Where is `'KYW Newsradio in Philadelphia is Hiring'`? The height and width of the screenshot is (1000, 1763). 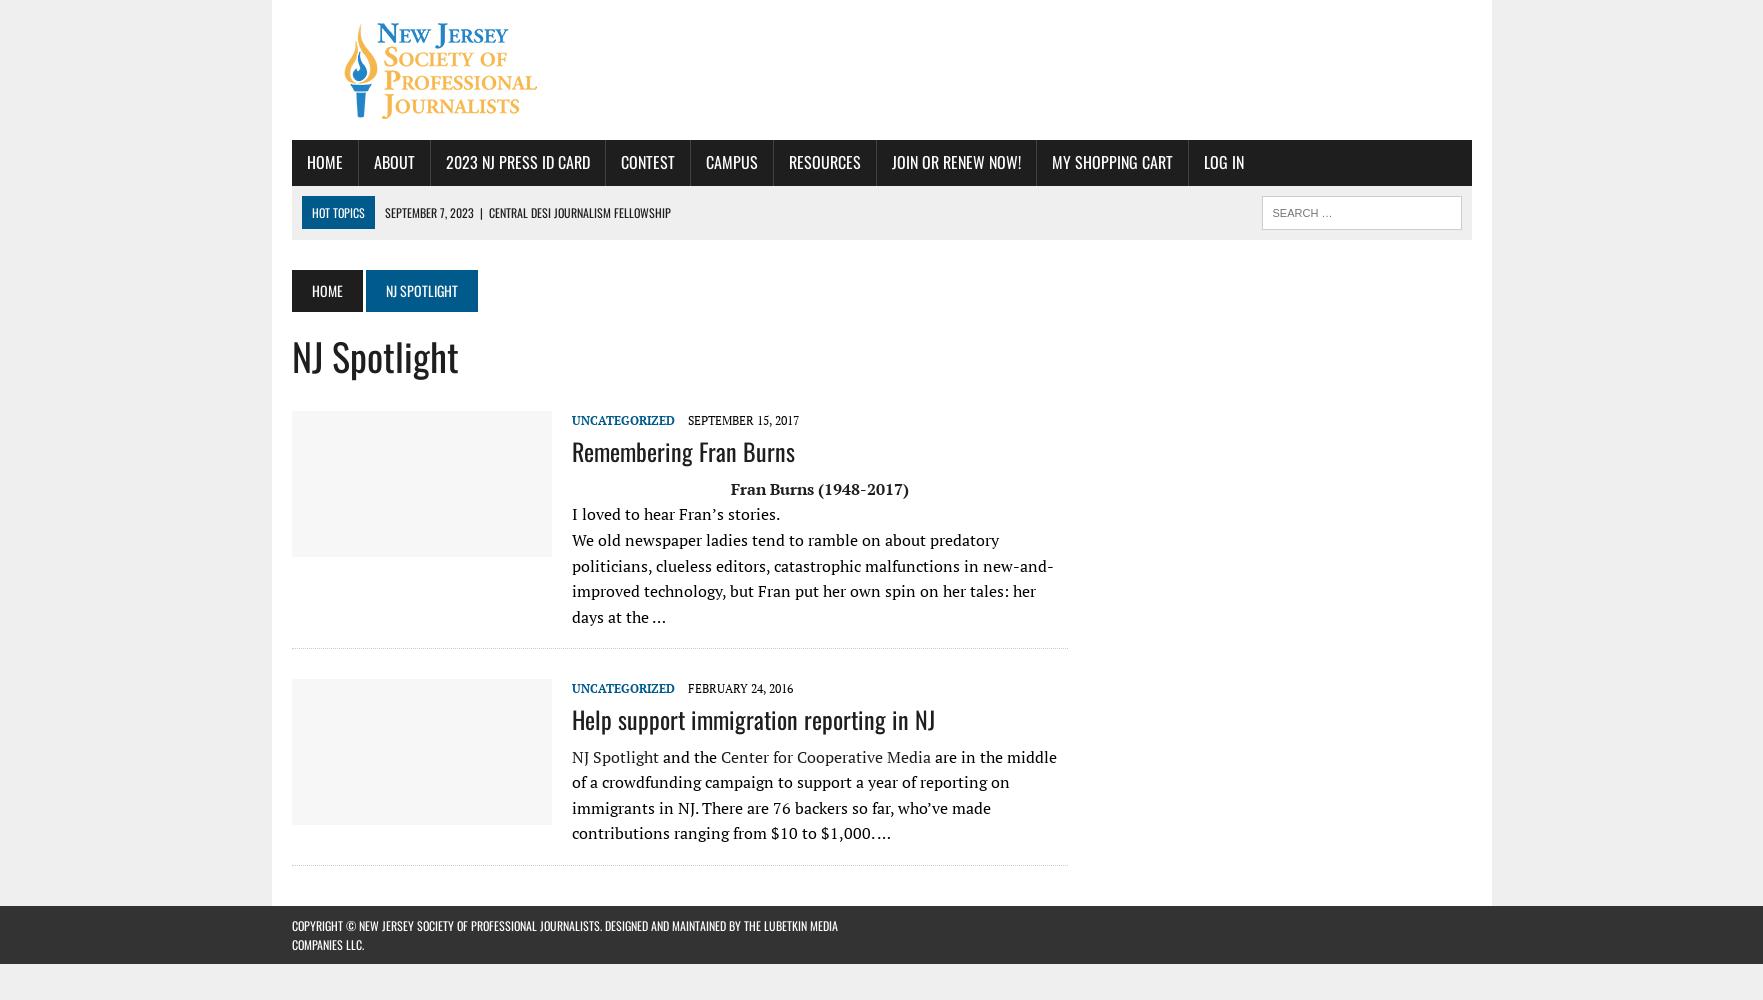
'KYW Newsradio in Philadelphia is Hiring' is located at coordinates (495, 310).